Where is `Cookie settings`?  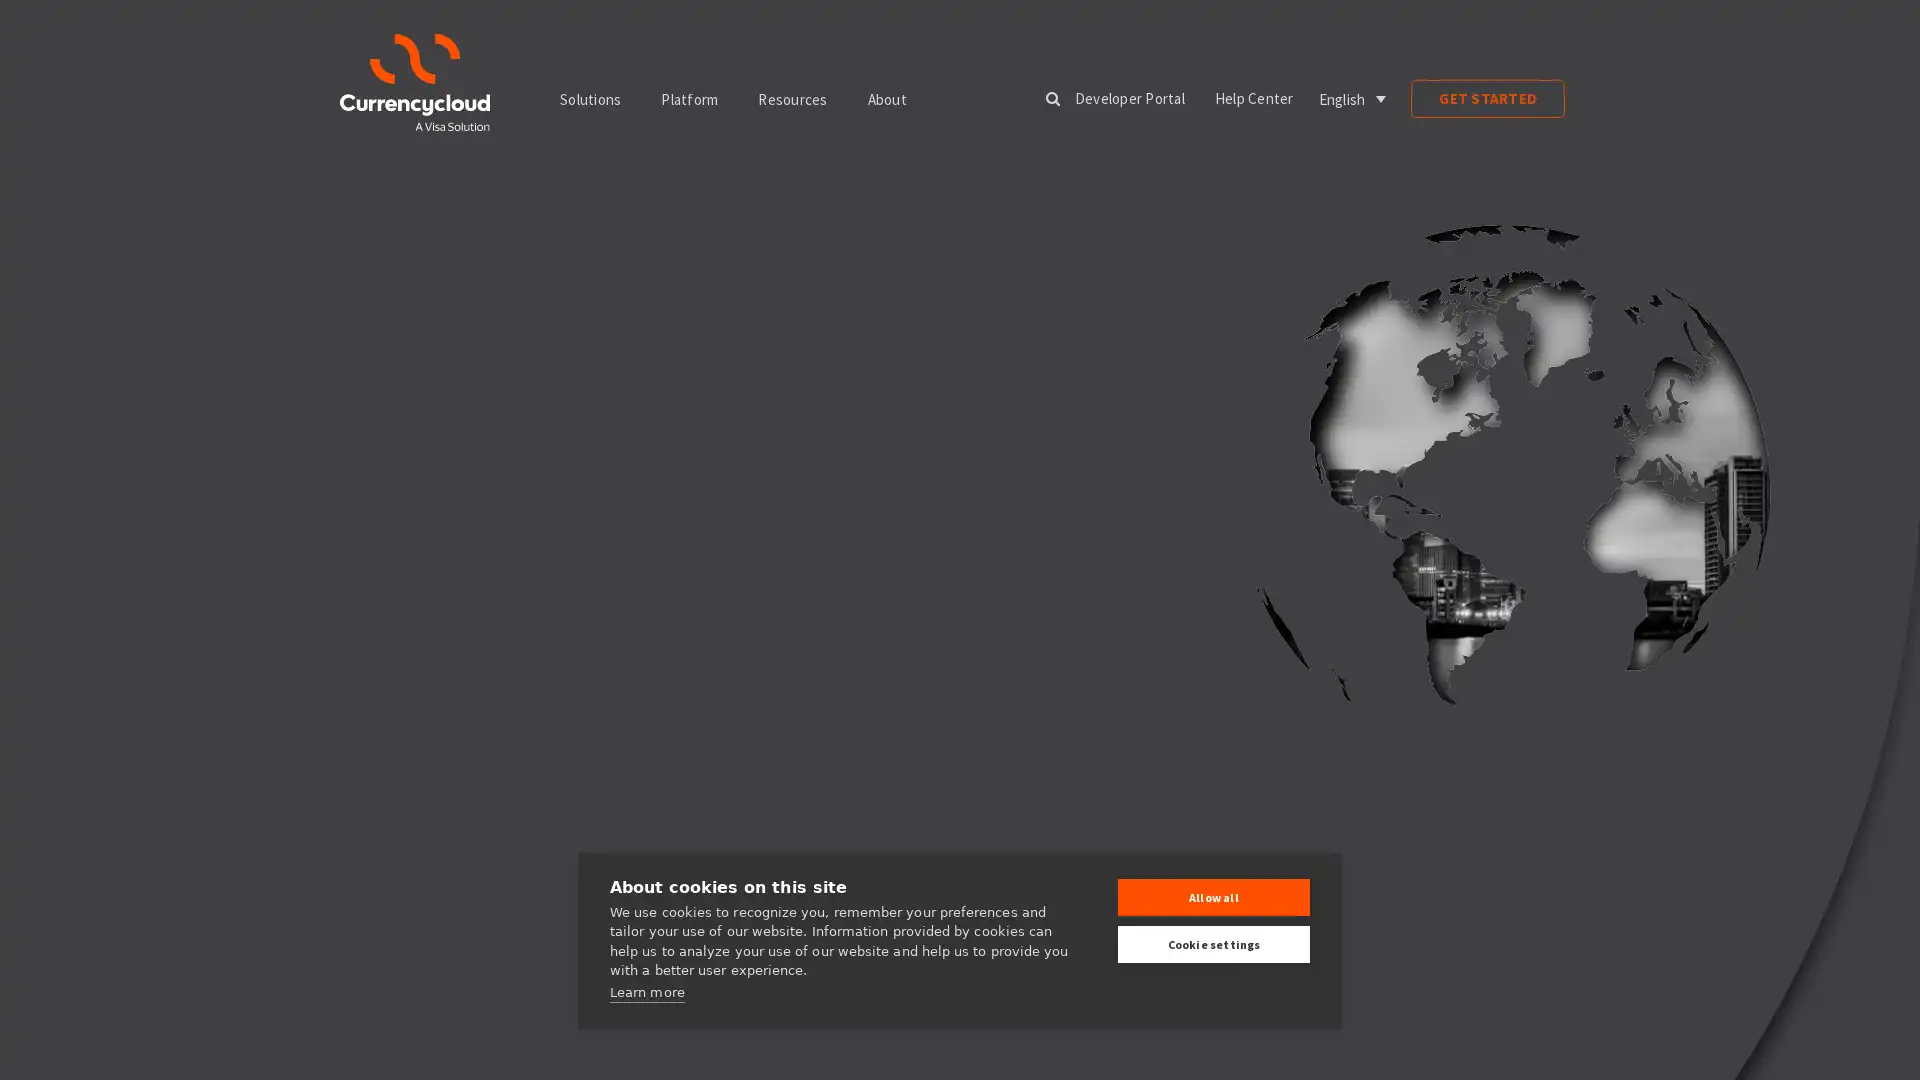 Cookie settings is located at coordinates (1213, 944).